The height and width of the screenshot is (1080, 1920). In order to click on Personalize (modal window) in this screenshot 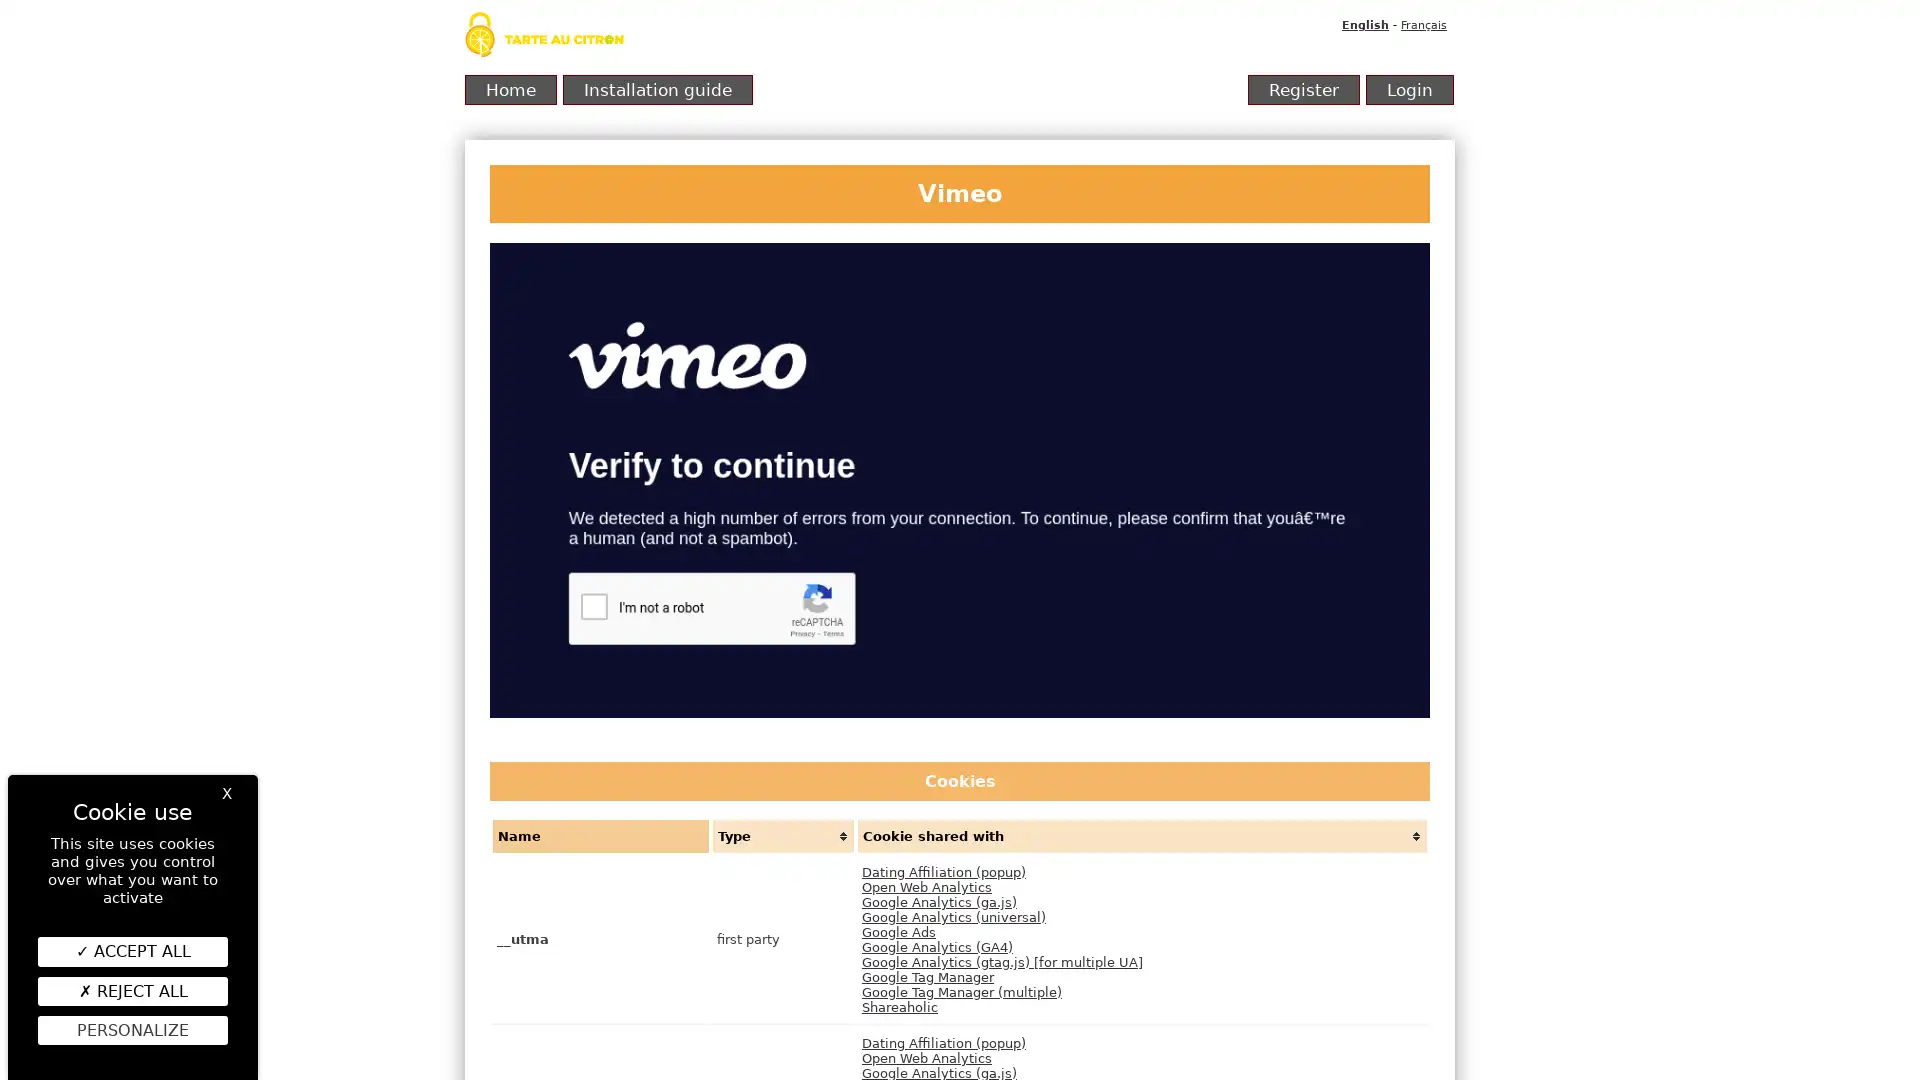, I will do `click(132, 1029)`.